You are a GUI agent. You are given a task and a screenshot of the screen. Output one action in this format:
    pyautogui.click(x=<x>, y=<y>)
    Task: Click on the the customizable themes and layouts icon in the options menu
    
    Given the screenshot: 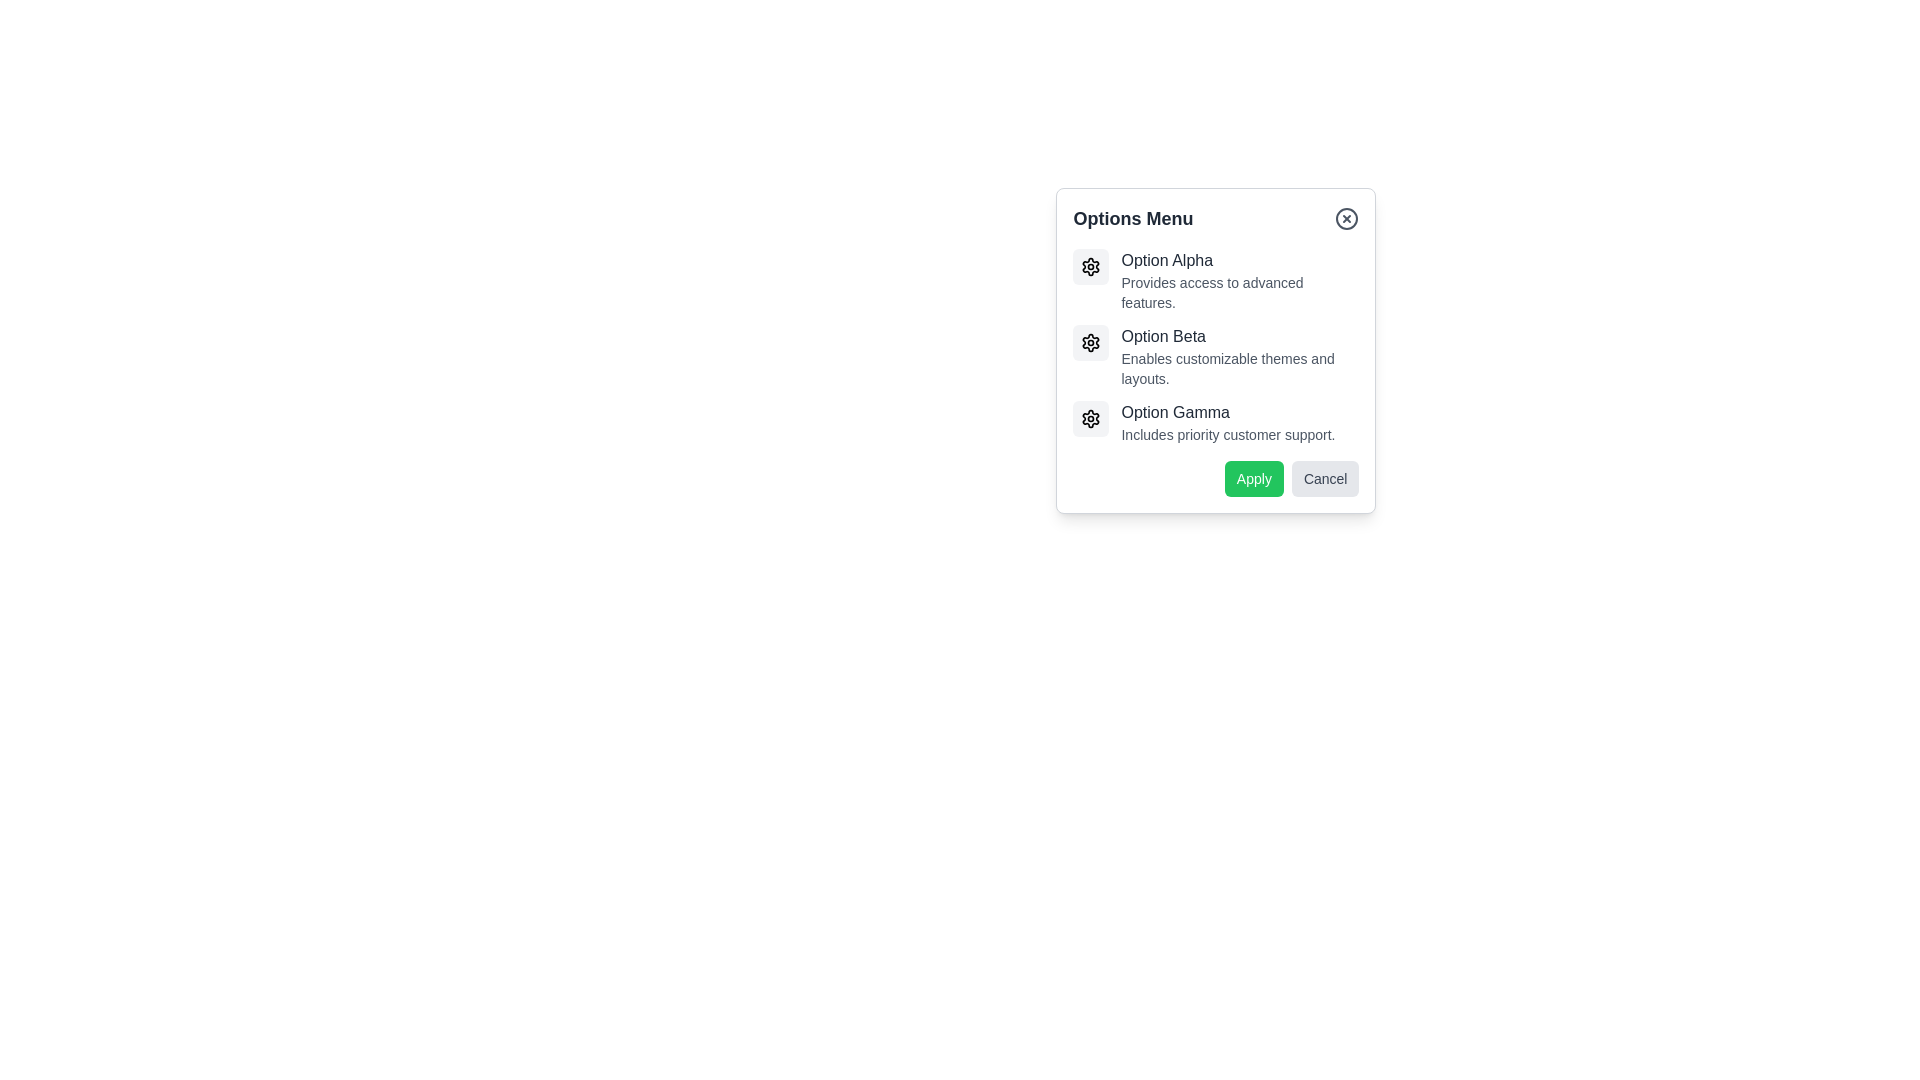 What is the action you would take?
    pyautogui.click(x=1090, y=265)
    